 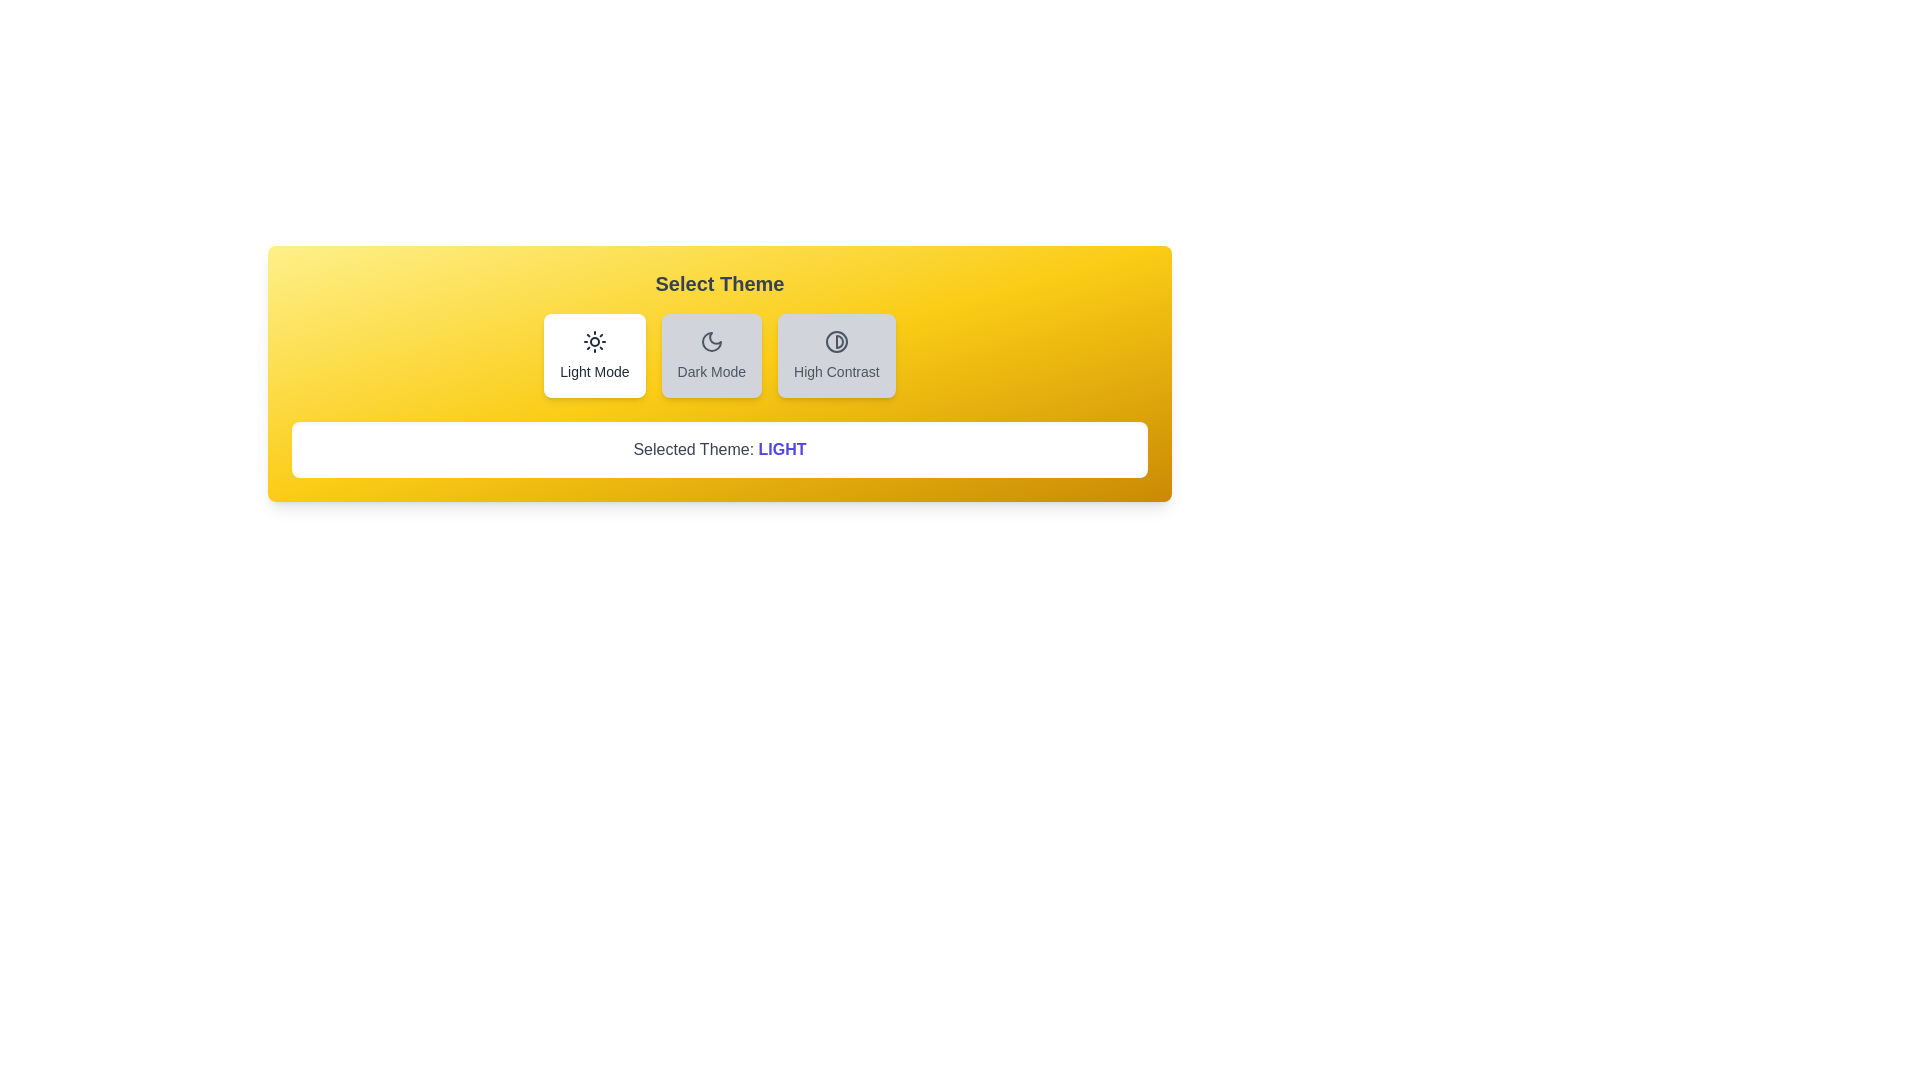 What do you see at coordinates (836, 354) in the screenshot?
I see `the High Contrast button to observe its hover animation` at bounding box center [836, 354].